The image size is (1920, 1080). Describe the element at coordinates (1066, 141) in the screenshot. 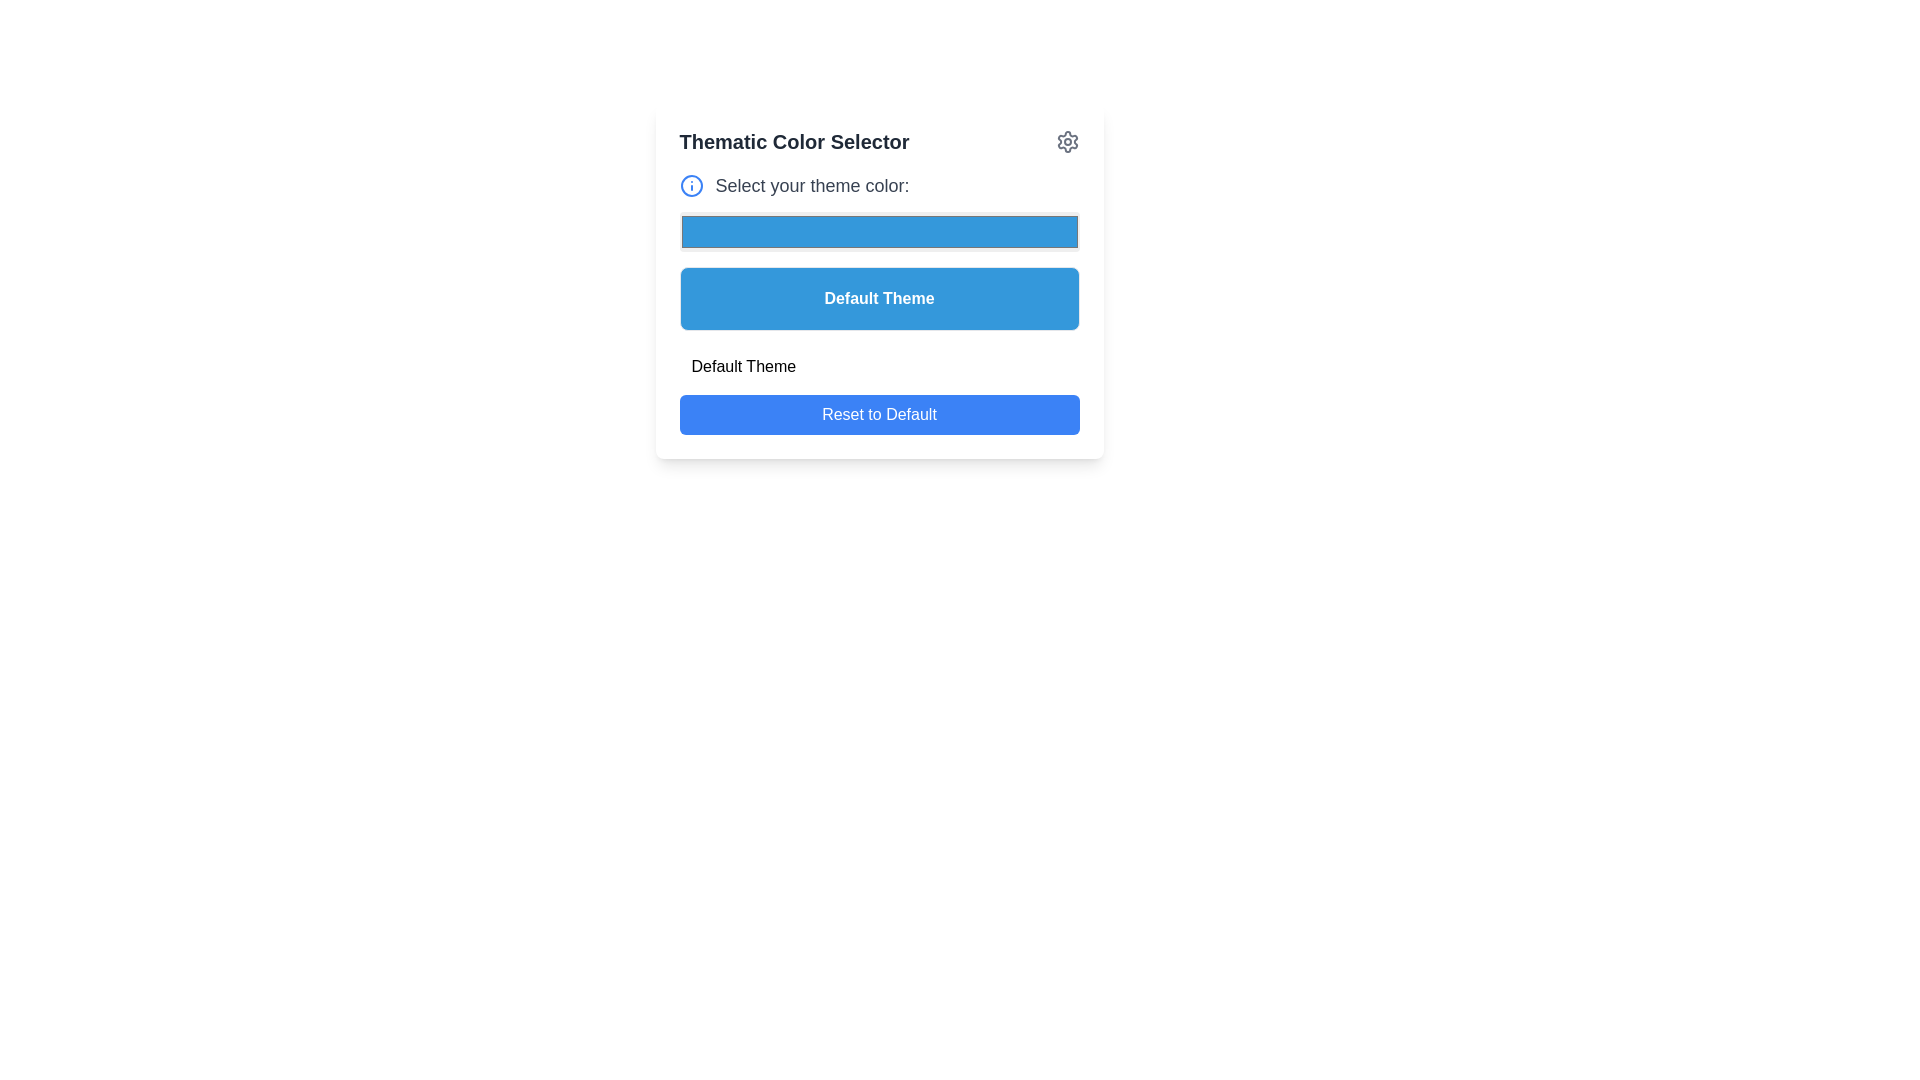

I see `the icon button located at the top-right corner of the 'Thematic Color Selector' widget to change the color to a darker shade` at that location.